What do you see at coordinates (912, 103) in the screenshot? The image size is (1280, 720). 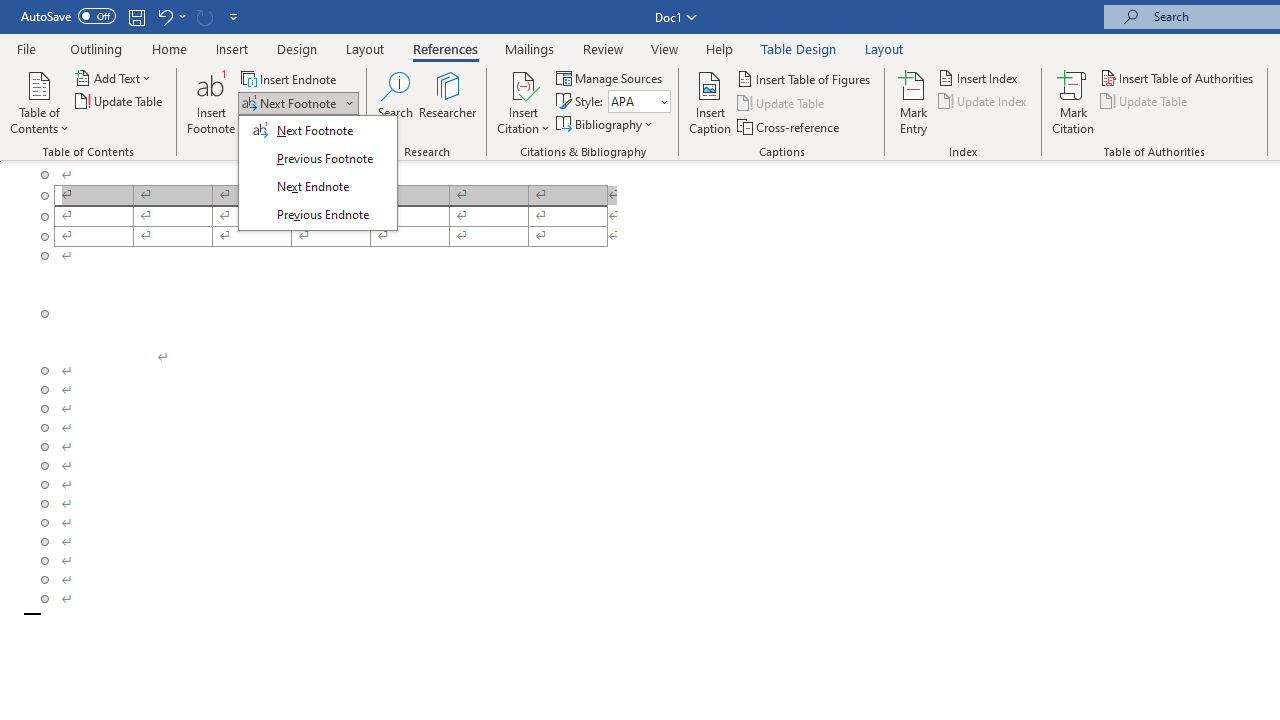 I see `'Mark Entry...'` at bounding box center [912, 103].